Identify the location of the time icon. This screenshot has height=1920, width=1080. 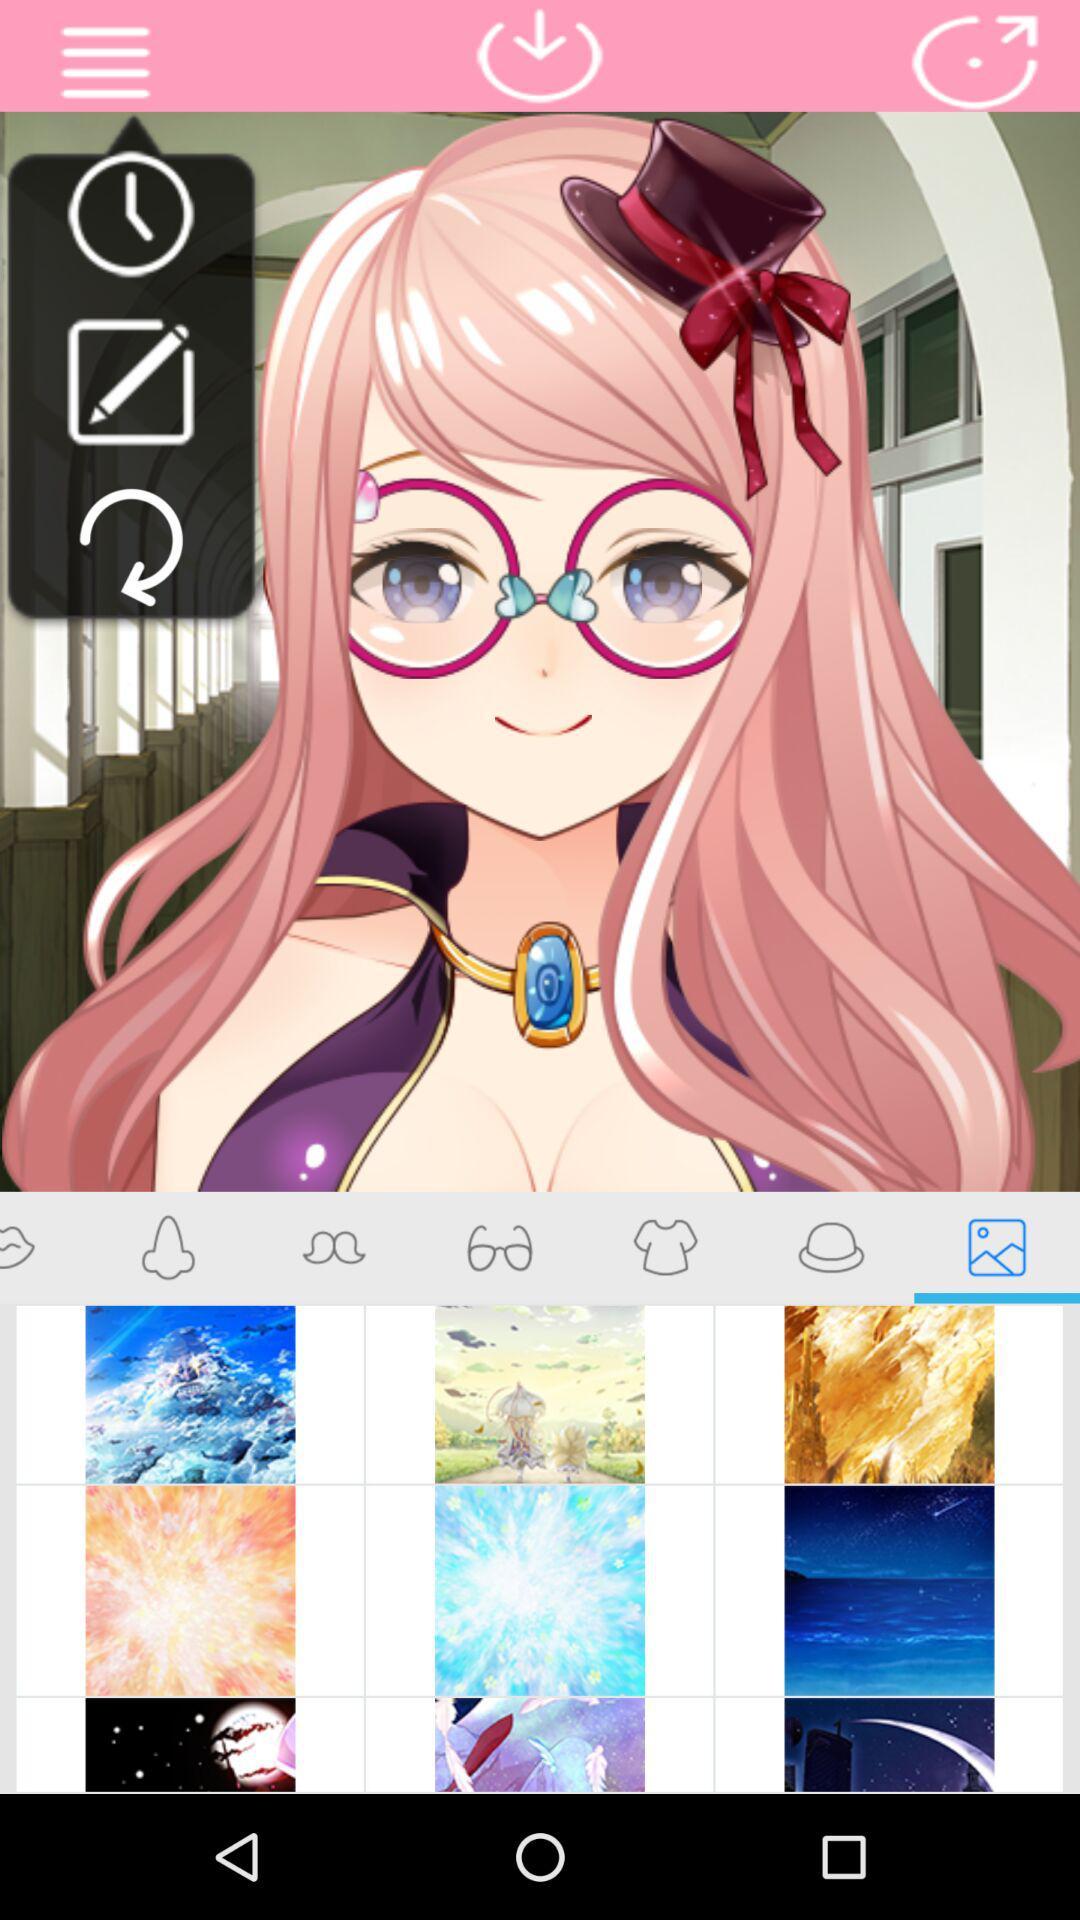
(130, 229).